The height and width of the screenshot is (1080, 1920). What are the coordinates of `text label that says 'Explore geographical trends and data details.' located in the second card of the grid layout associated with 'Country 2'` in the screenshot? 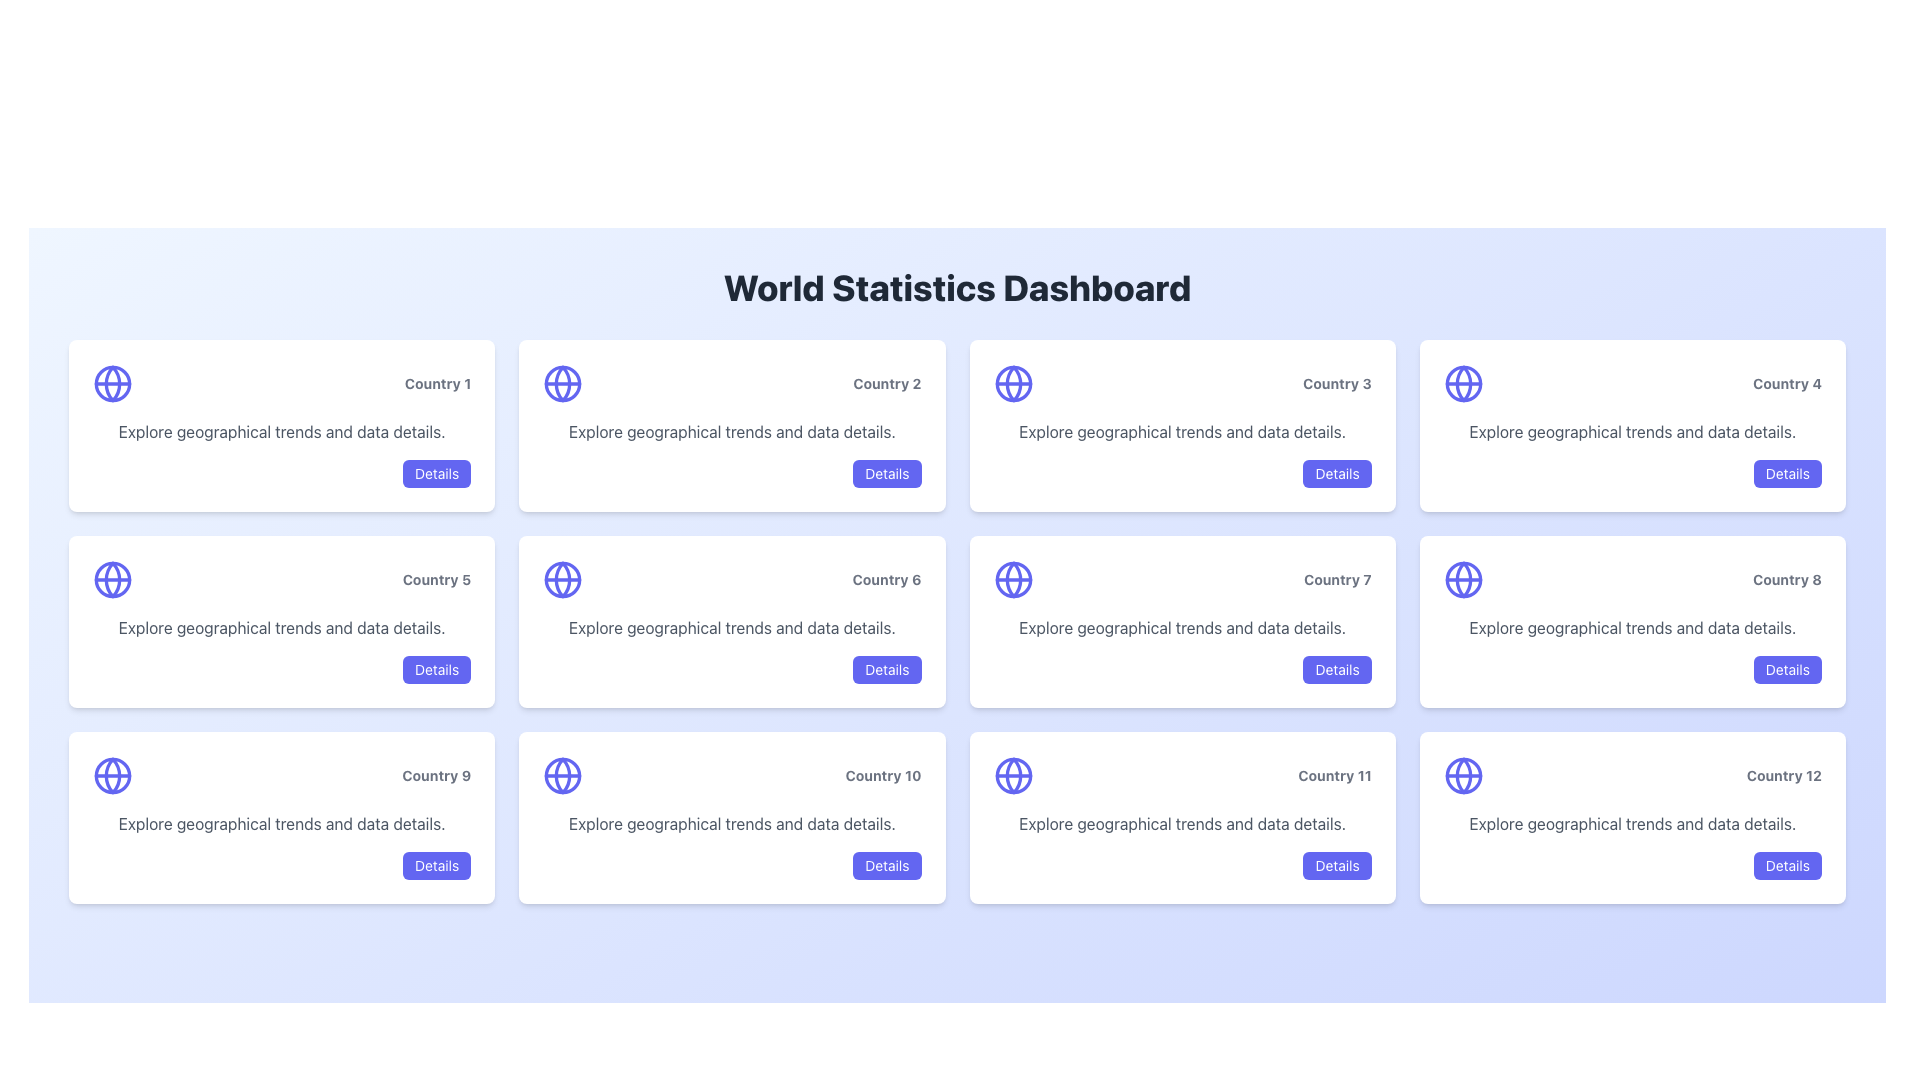 It's located at (731, 431).